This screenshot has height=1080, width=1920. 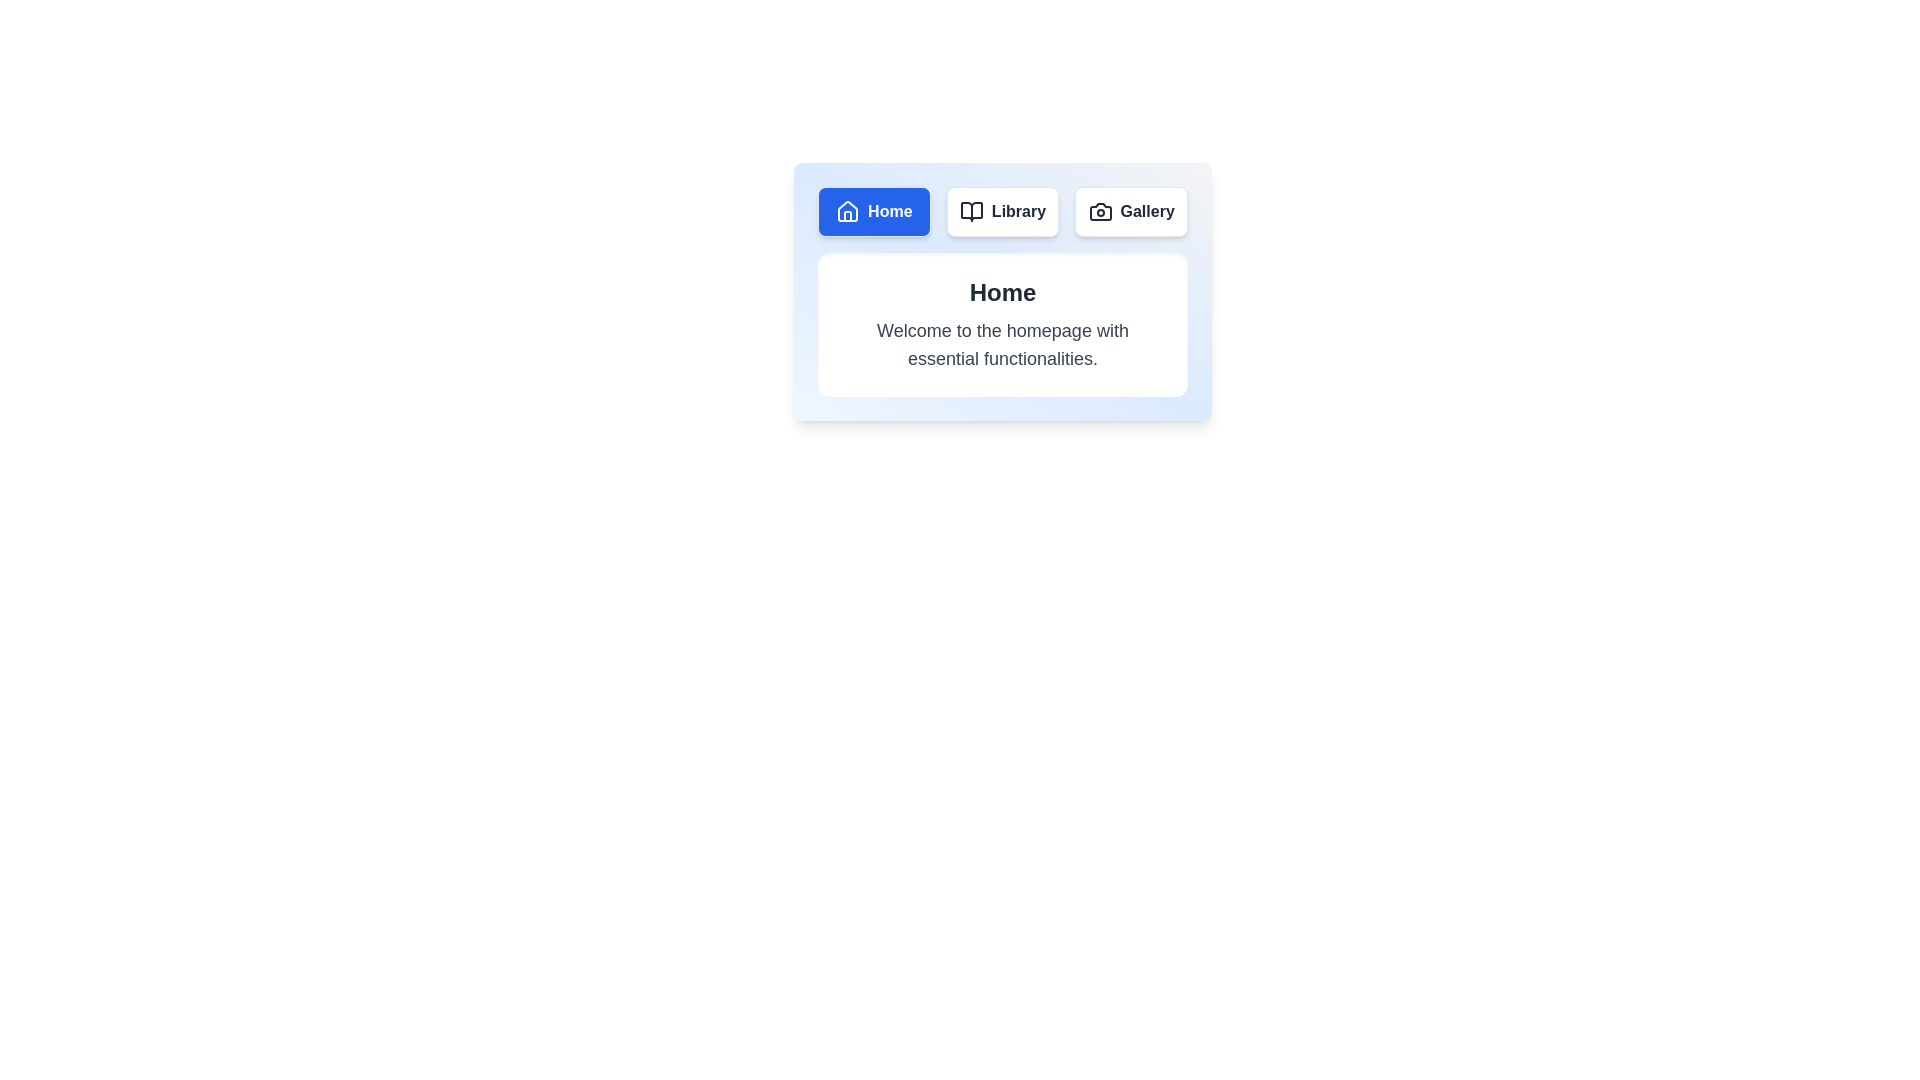 What do you see at coordinates (874, 212) in the screenshot?
I see `the Home tab to display its content` at bounding box center [874, 212].